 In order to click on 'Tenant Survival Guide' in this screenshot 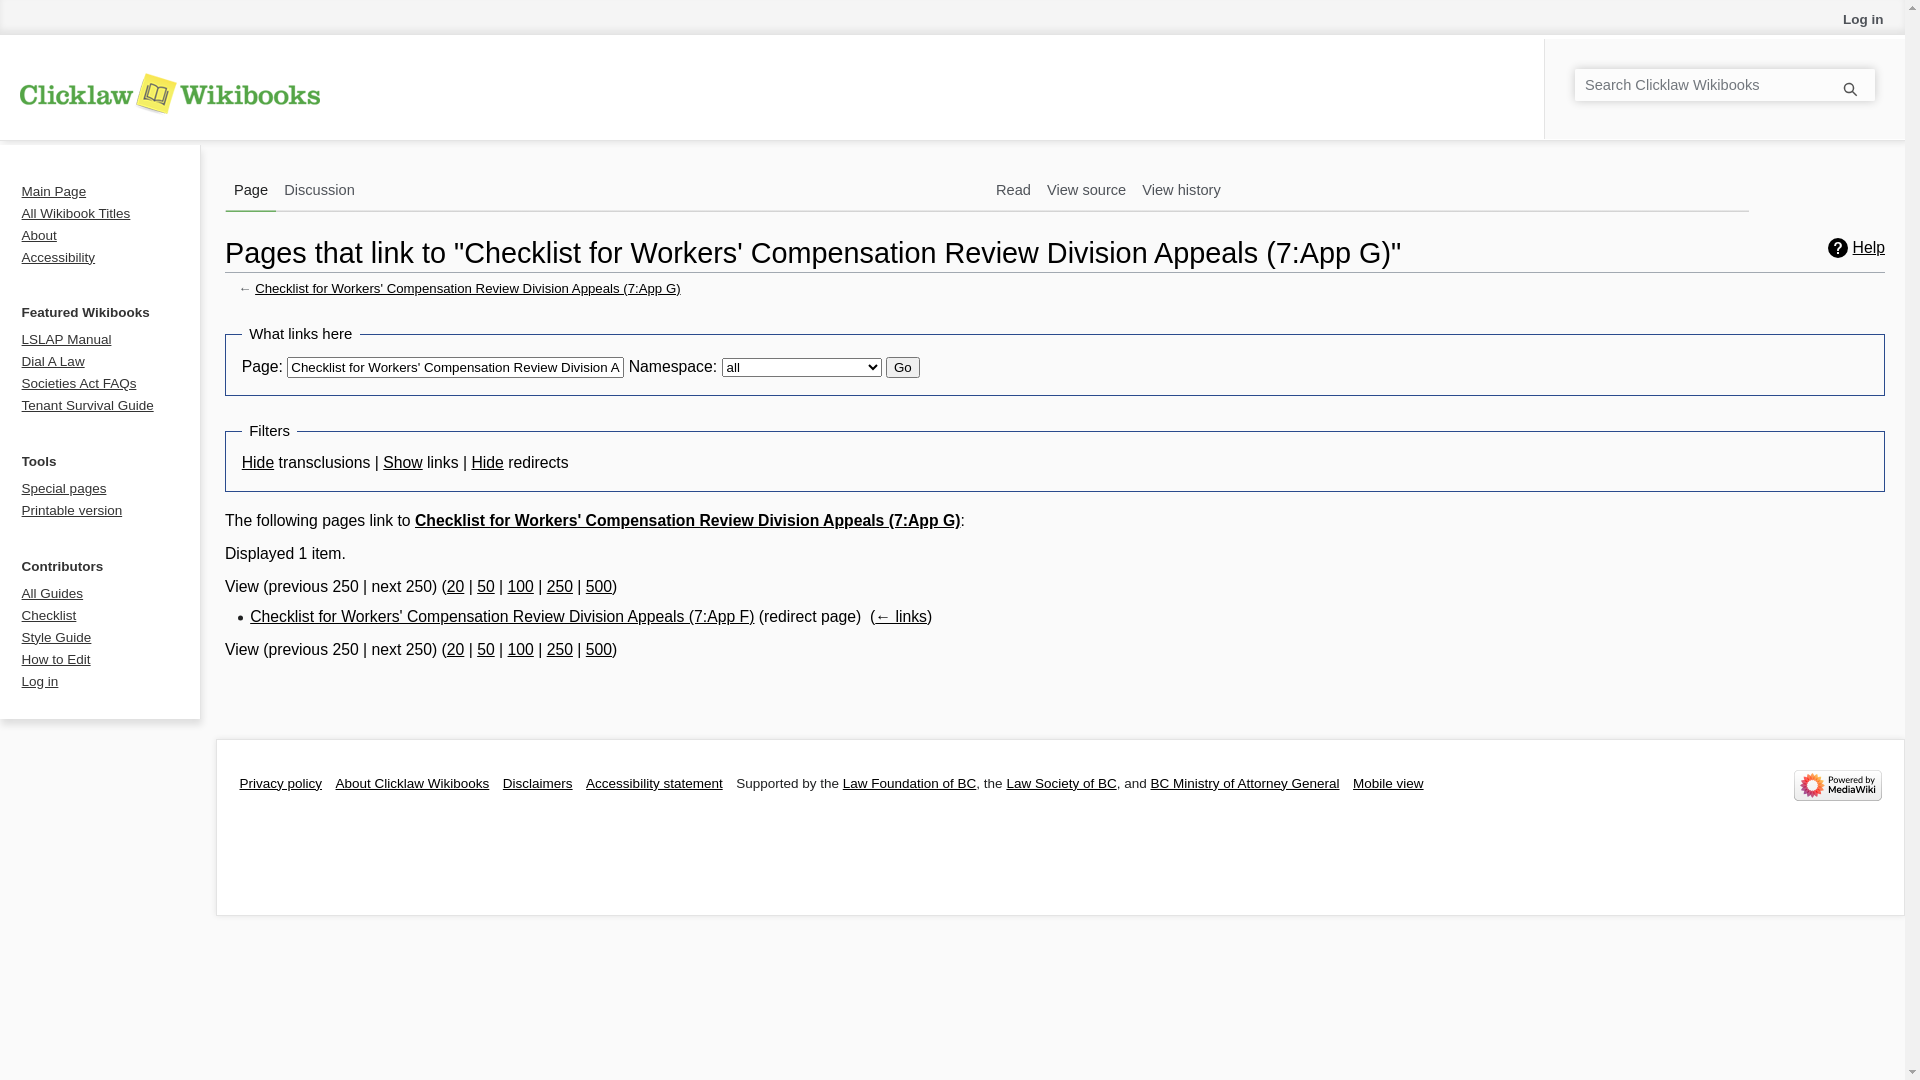, I will do `click(86, 405)`.